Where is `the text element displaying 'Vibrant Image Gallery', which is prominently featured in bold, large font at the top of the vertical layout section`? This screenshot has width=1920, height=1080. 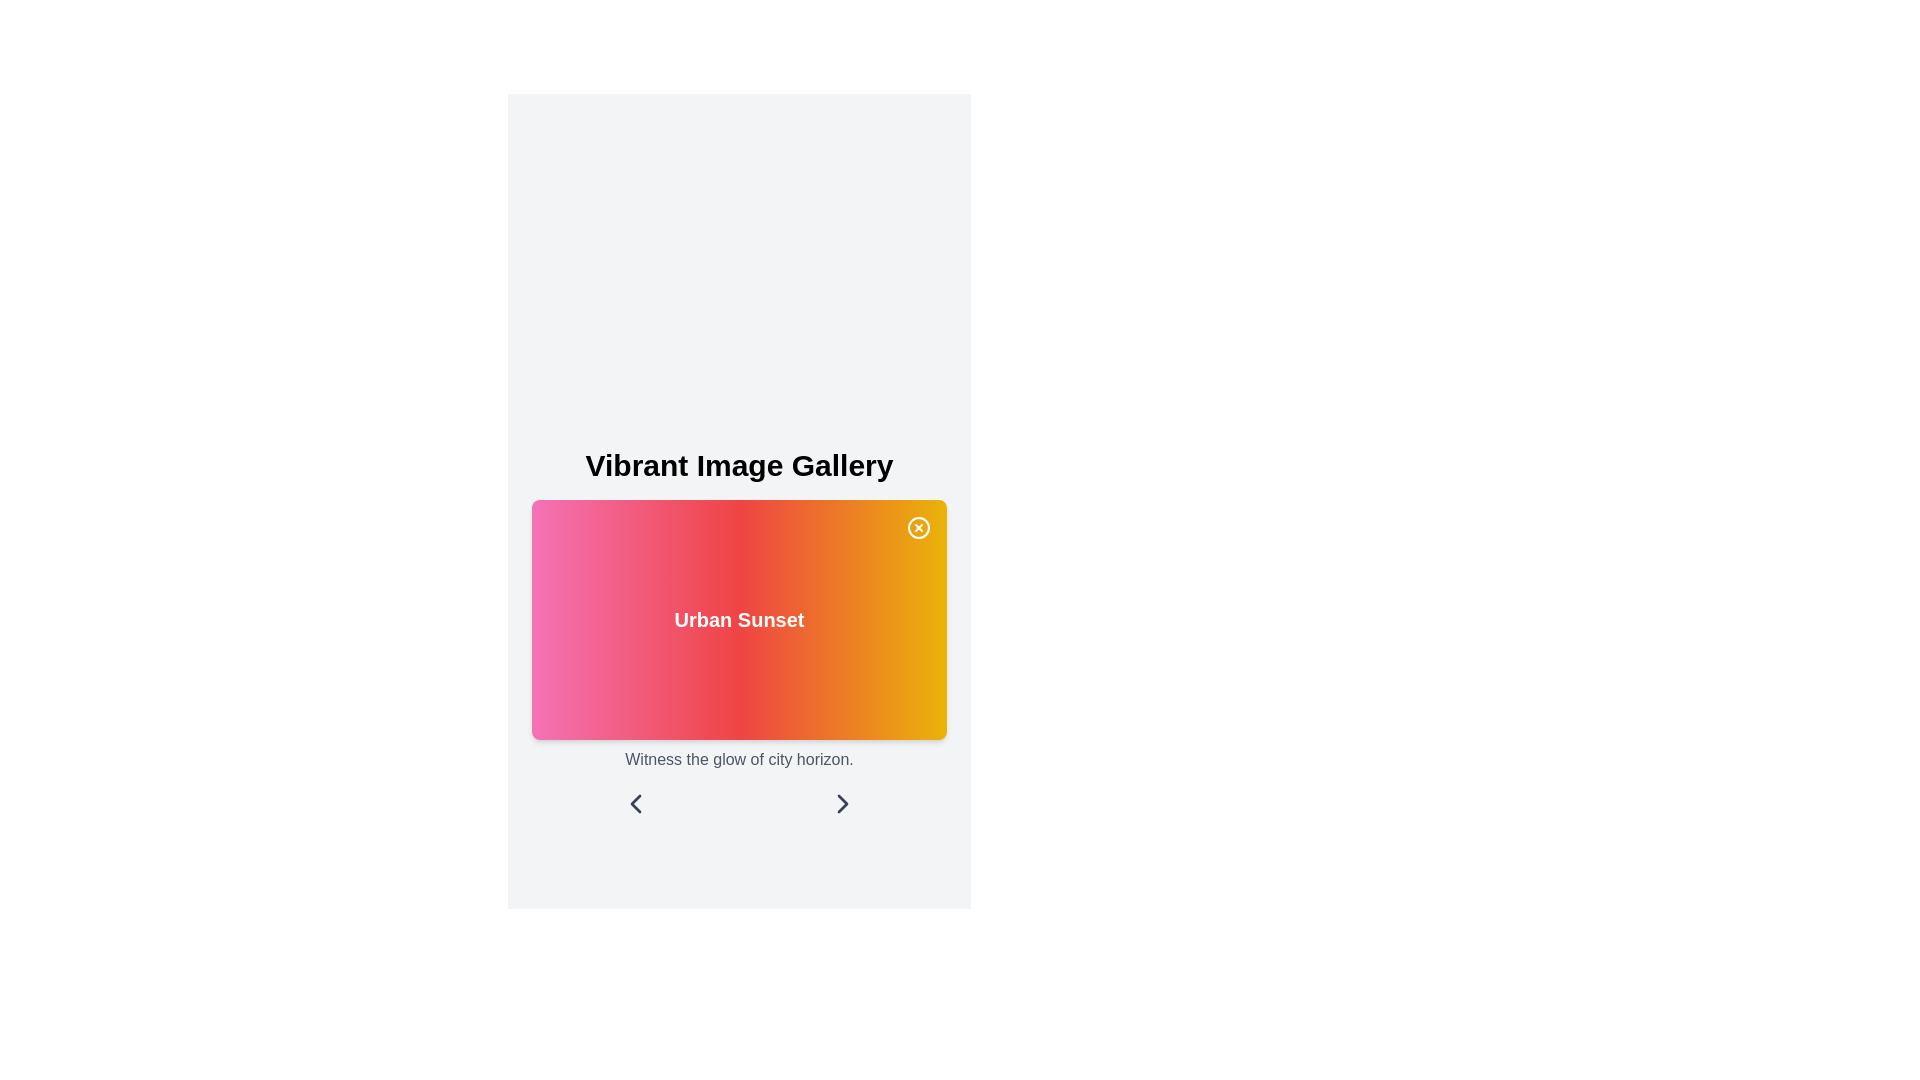
the text element displaying 'Vibrant Image Gallery', which is prominently featured in bold, large font at the top of the vertical layout section is located at coordinates (738, 466).